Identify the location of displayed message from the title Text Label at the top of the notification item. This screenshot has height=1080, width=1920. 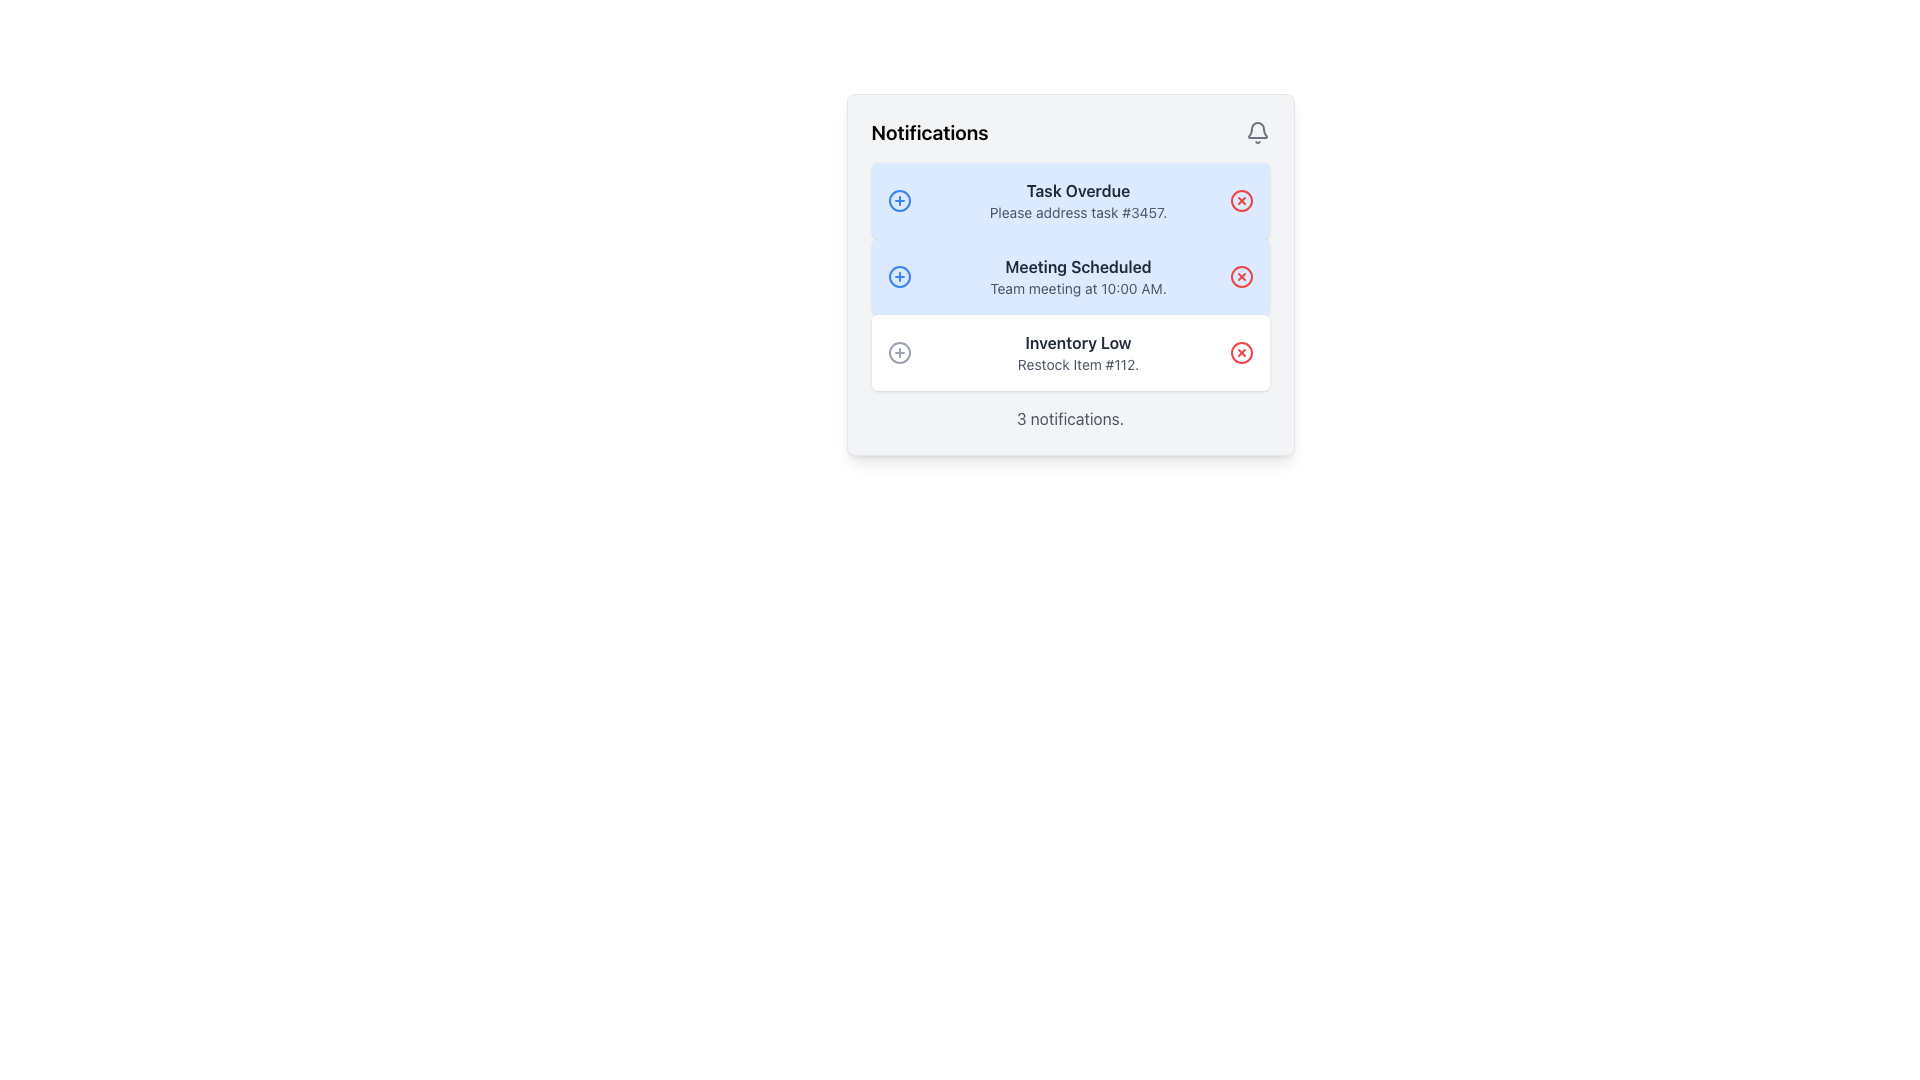
(1077, 191).